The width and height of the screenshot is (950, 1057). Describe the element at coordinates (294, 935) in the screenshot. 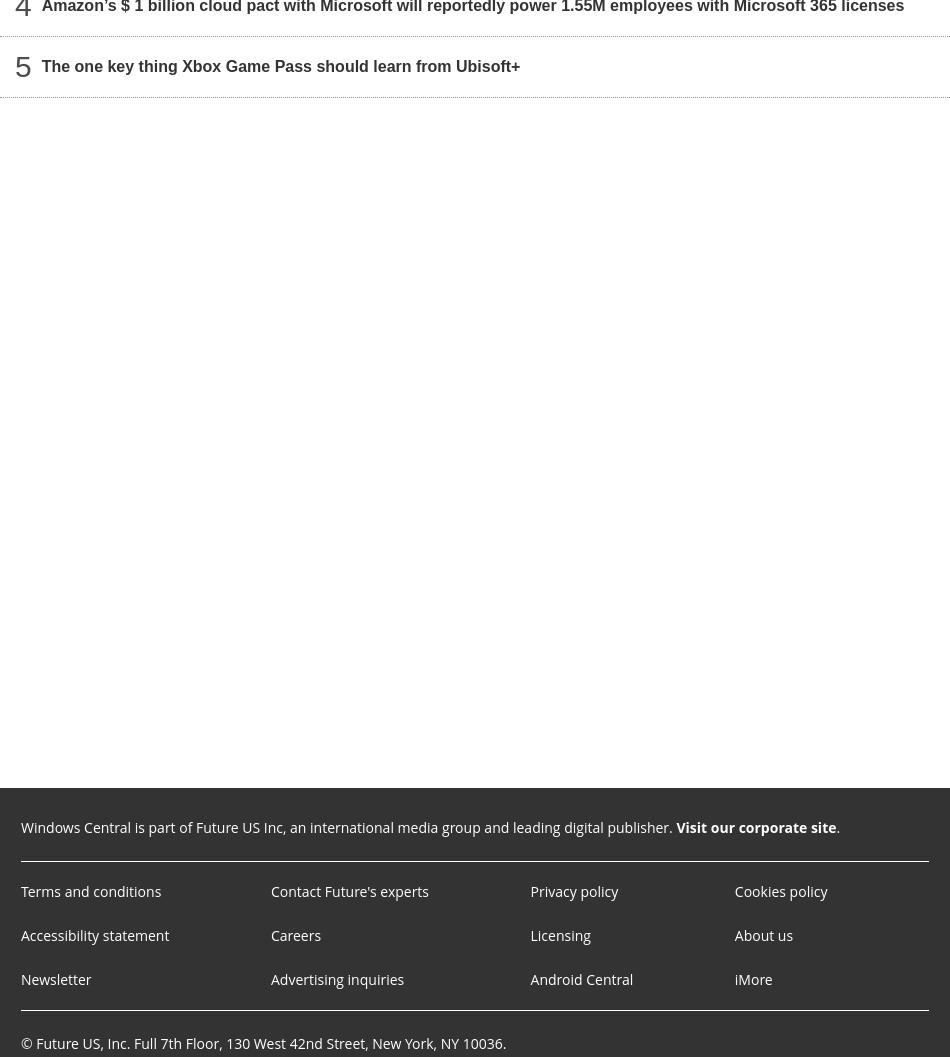

I see `'Careers'` at that location.